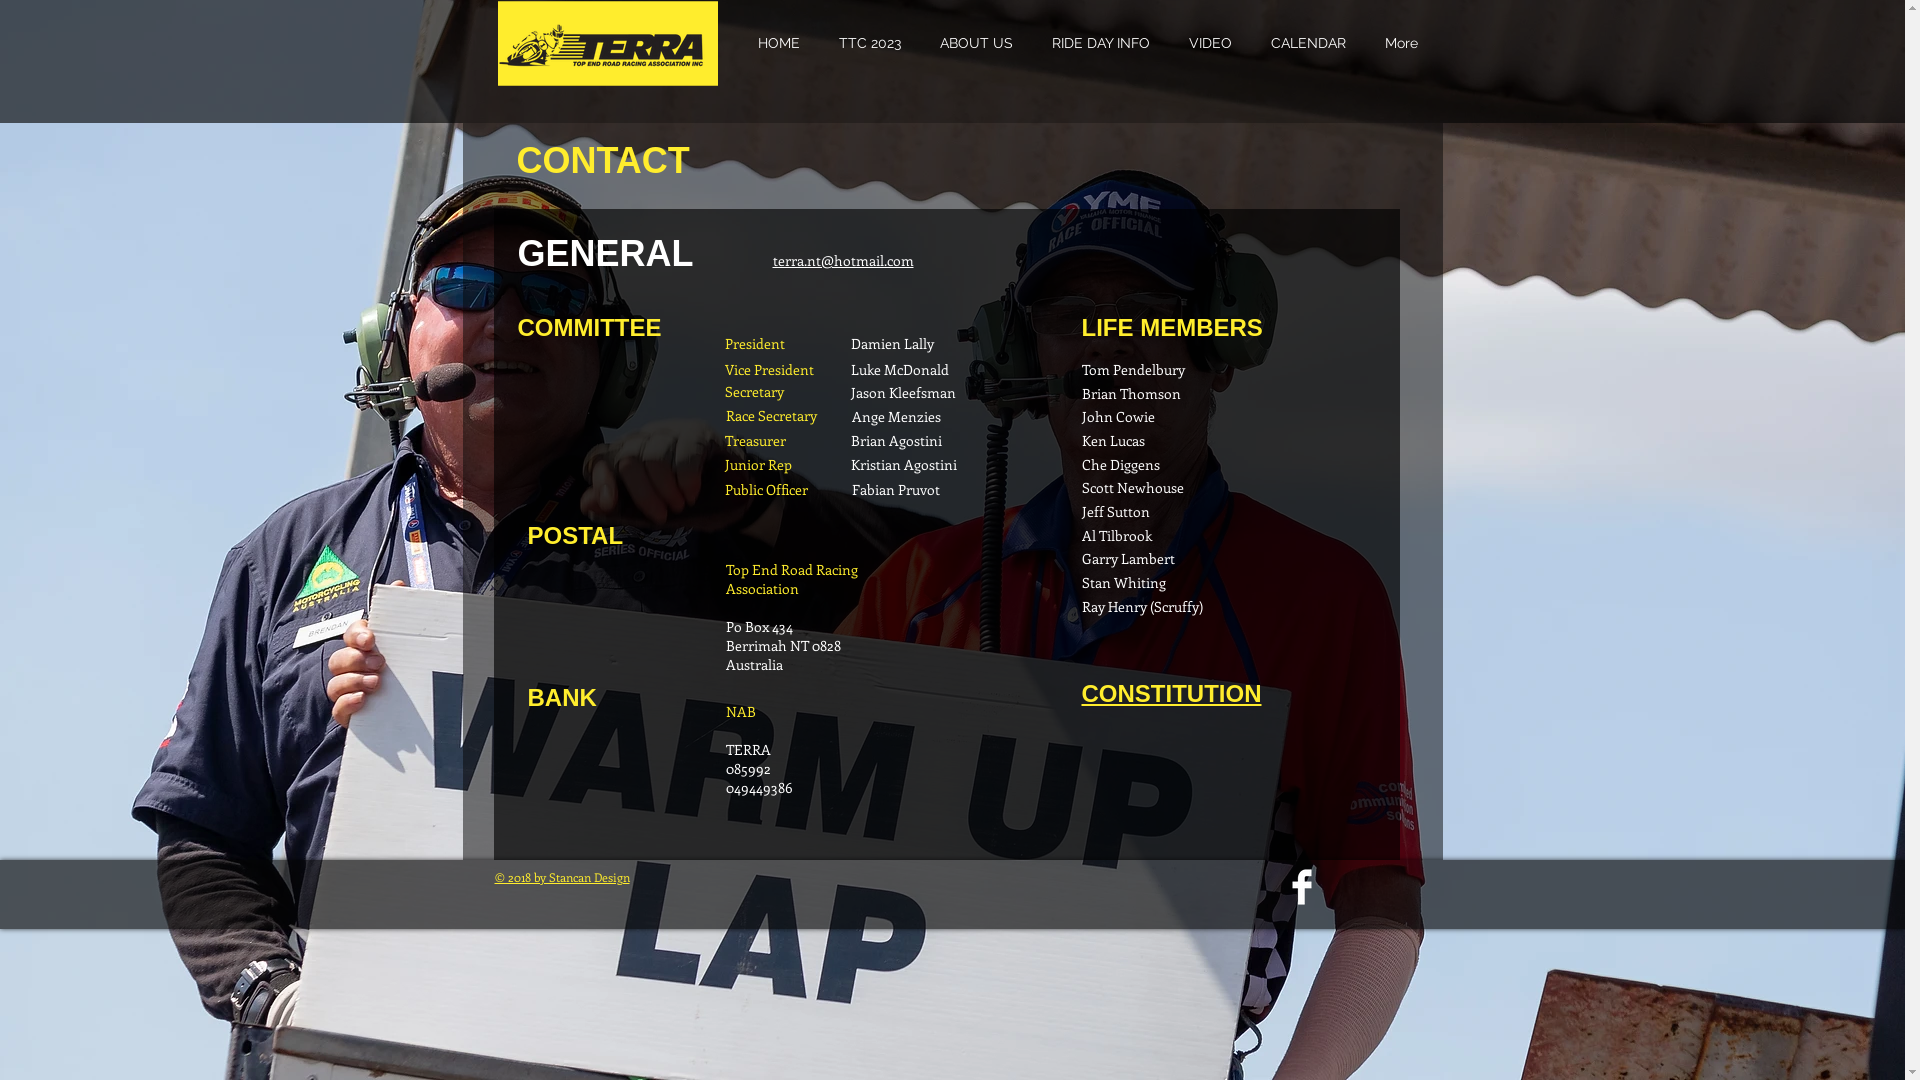 The height and width of the screenshot is (1080, 1920). Describe the element at coordinates (771, 259) in the screenshot. I see `'terra.nt@hotmail.com'` at that location.